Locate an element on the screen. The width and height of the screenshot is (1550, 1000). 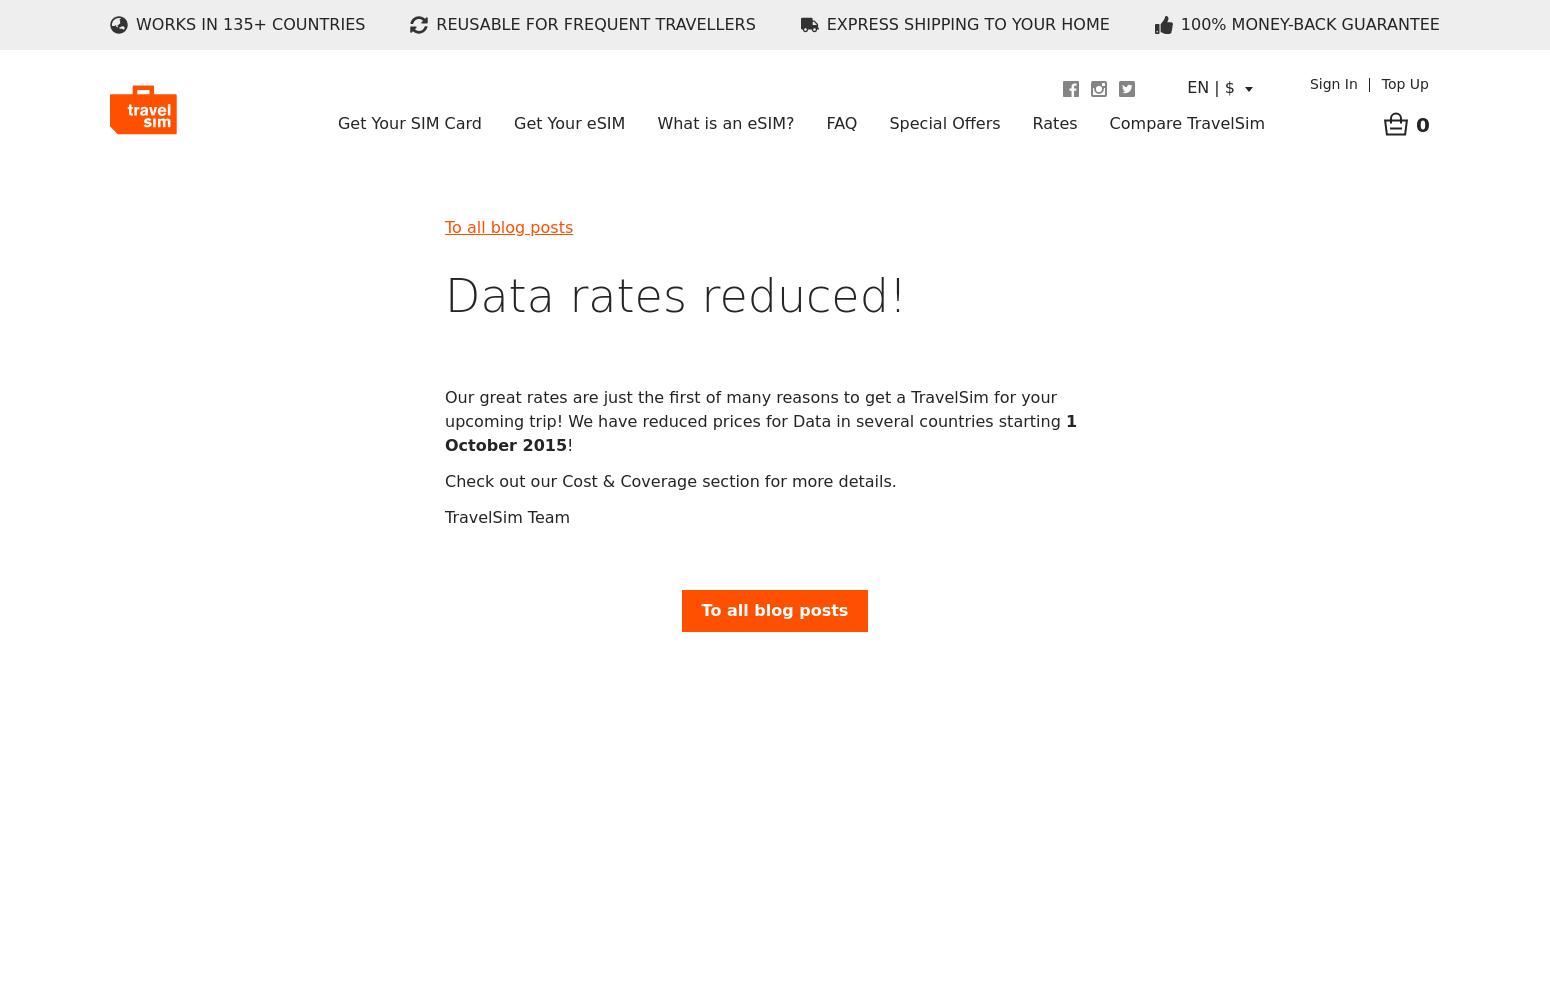
'Check out our Cost & Coverage section for more details.' is located at coordinates (669, 479).